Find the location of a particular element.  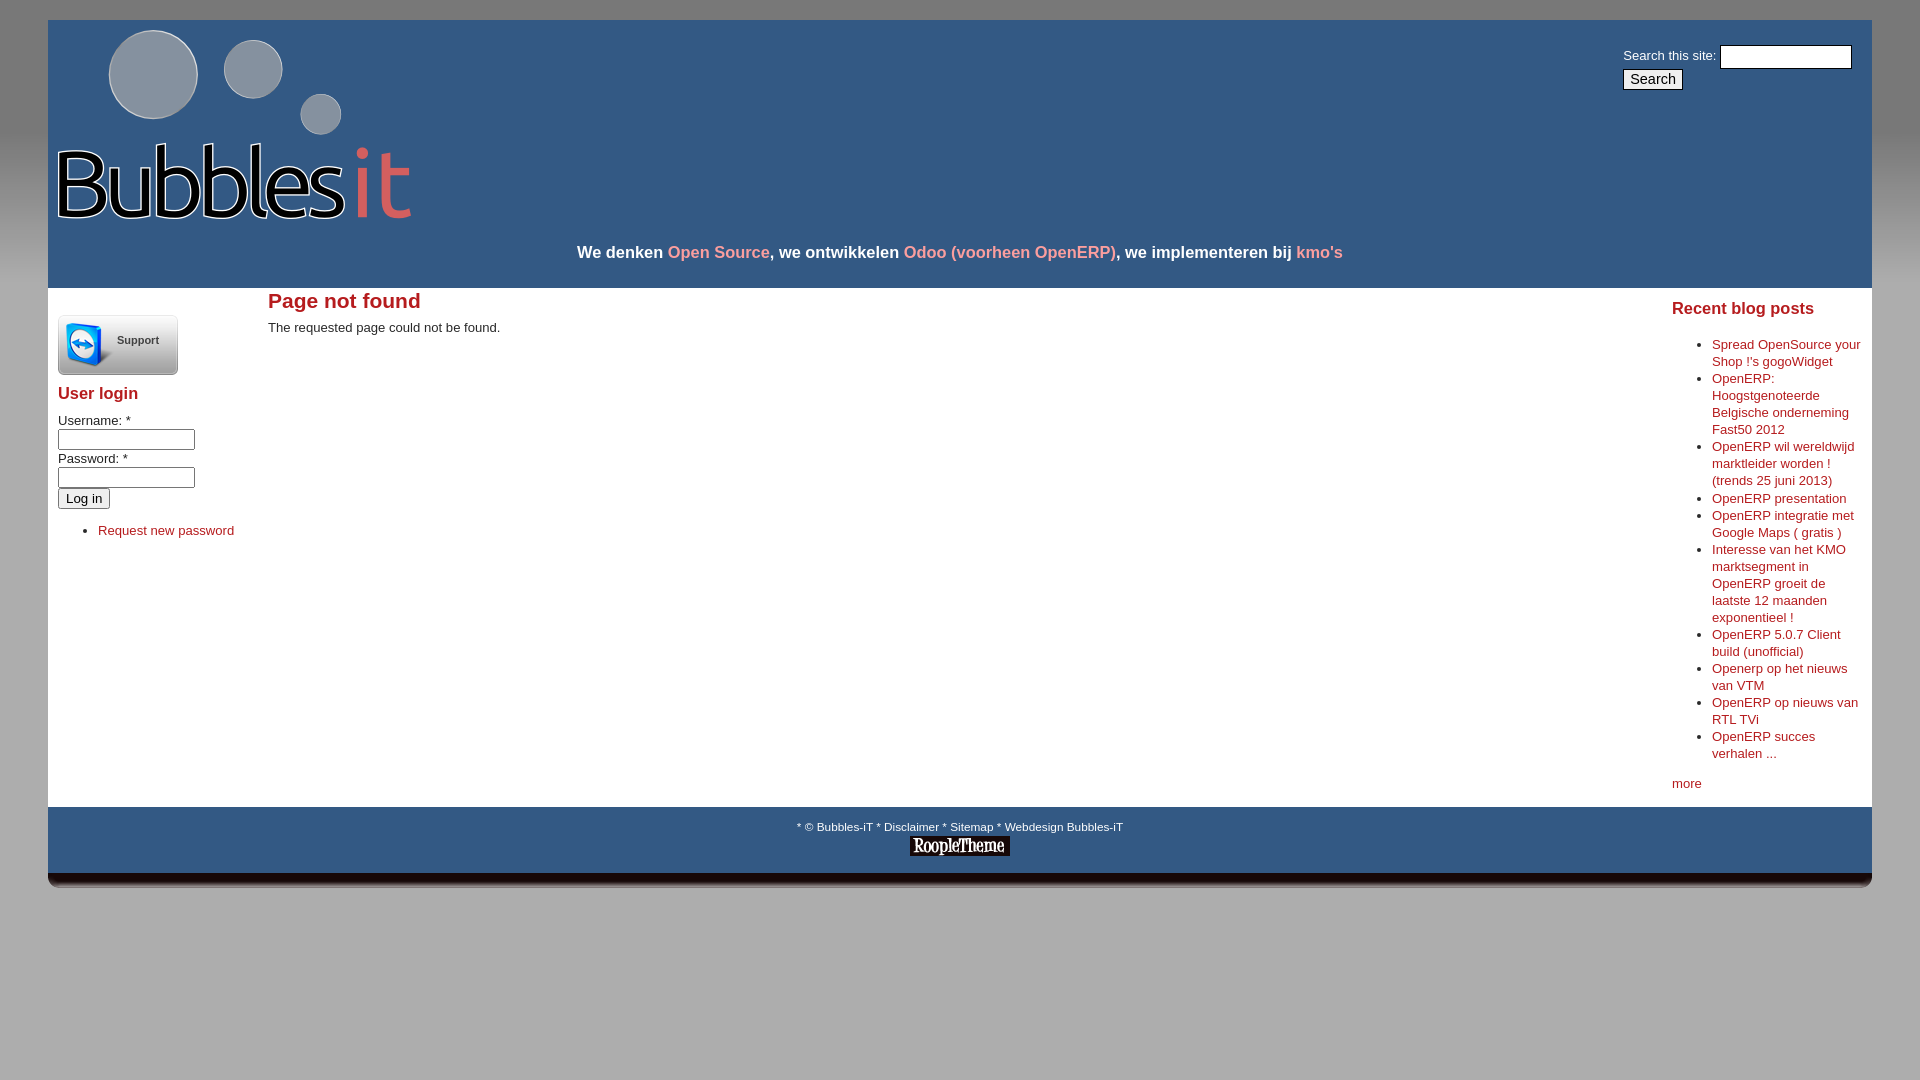

'OpenERP integratie met Google Maps ( gratis )' is located at coordinates (1711, 523).